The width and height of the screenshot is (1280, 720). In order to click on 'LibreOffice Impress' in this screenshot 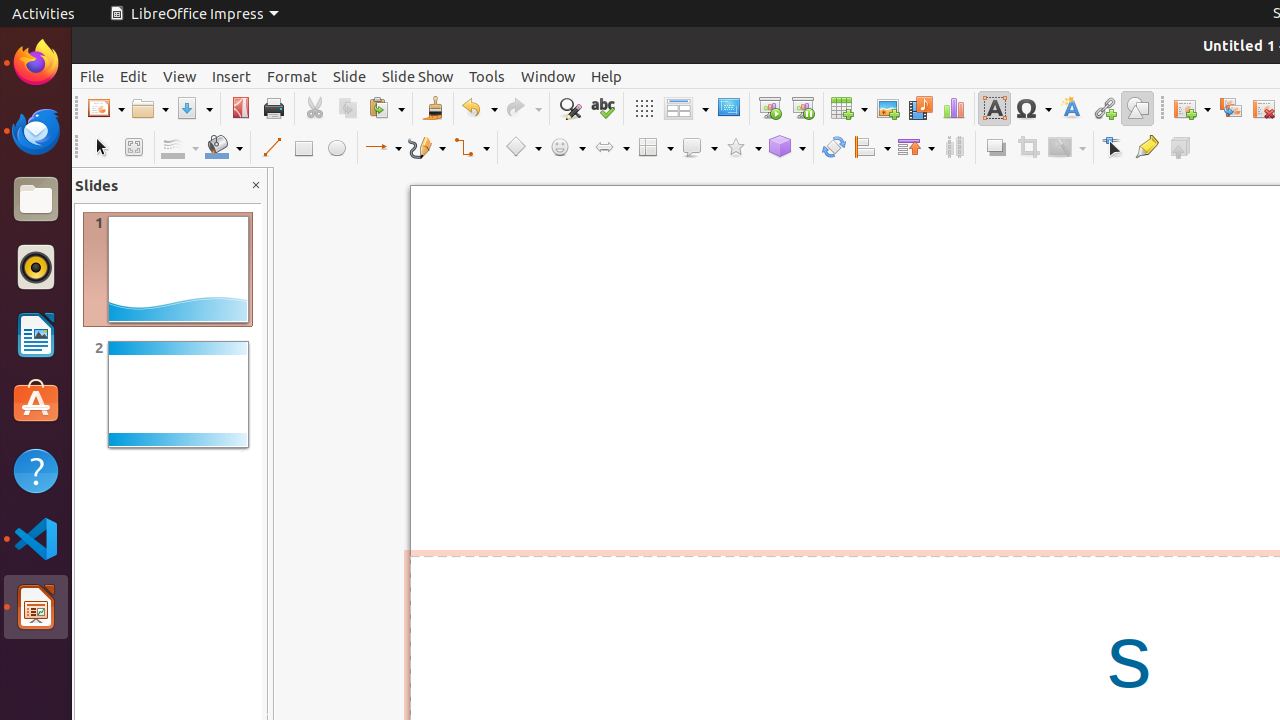, I will do `click(193, 13)`.